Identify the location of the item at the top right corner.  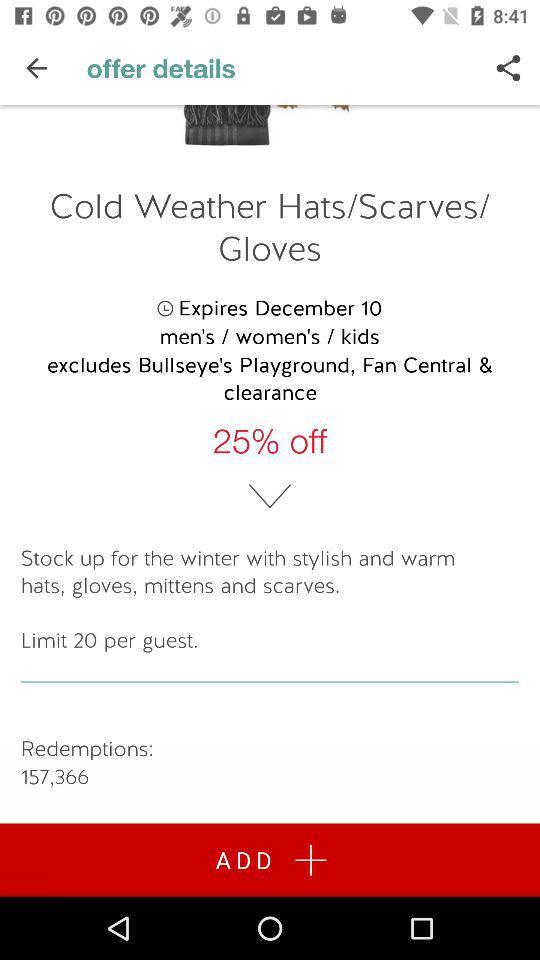
(508, 68).